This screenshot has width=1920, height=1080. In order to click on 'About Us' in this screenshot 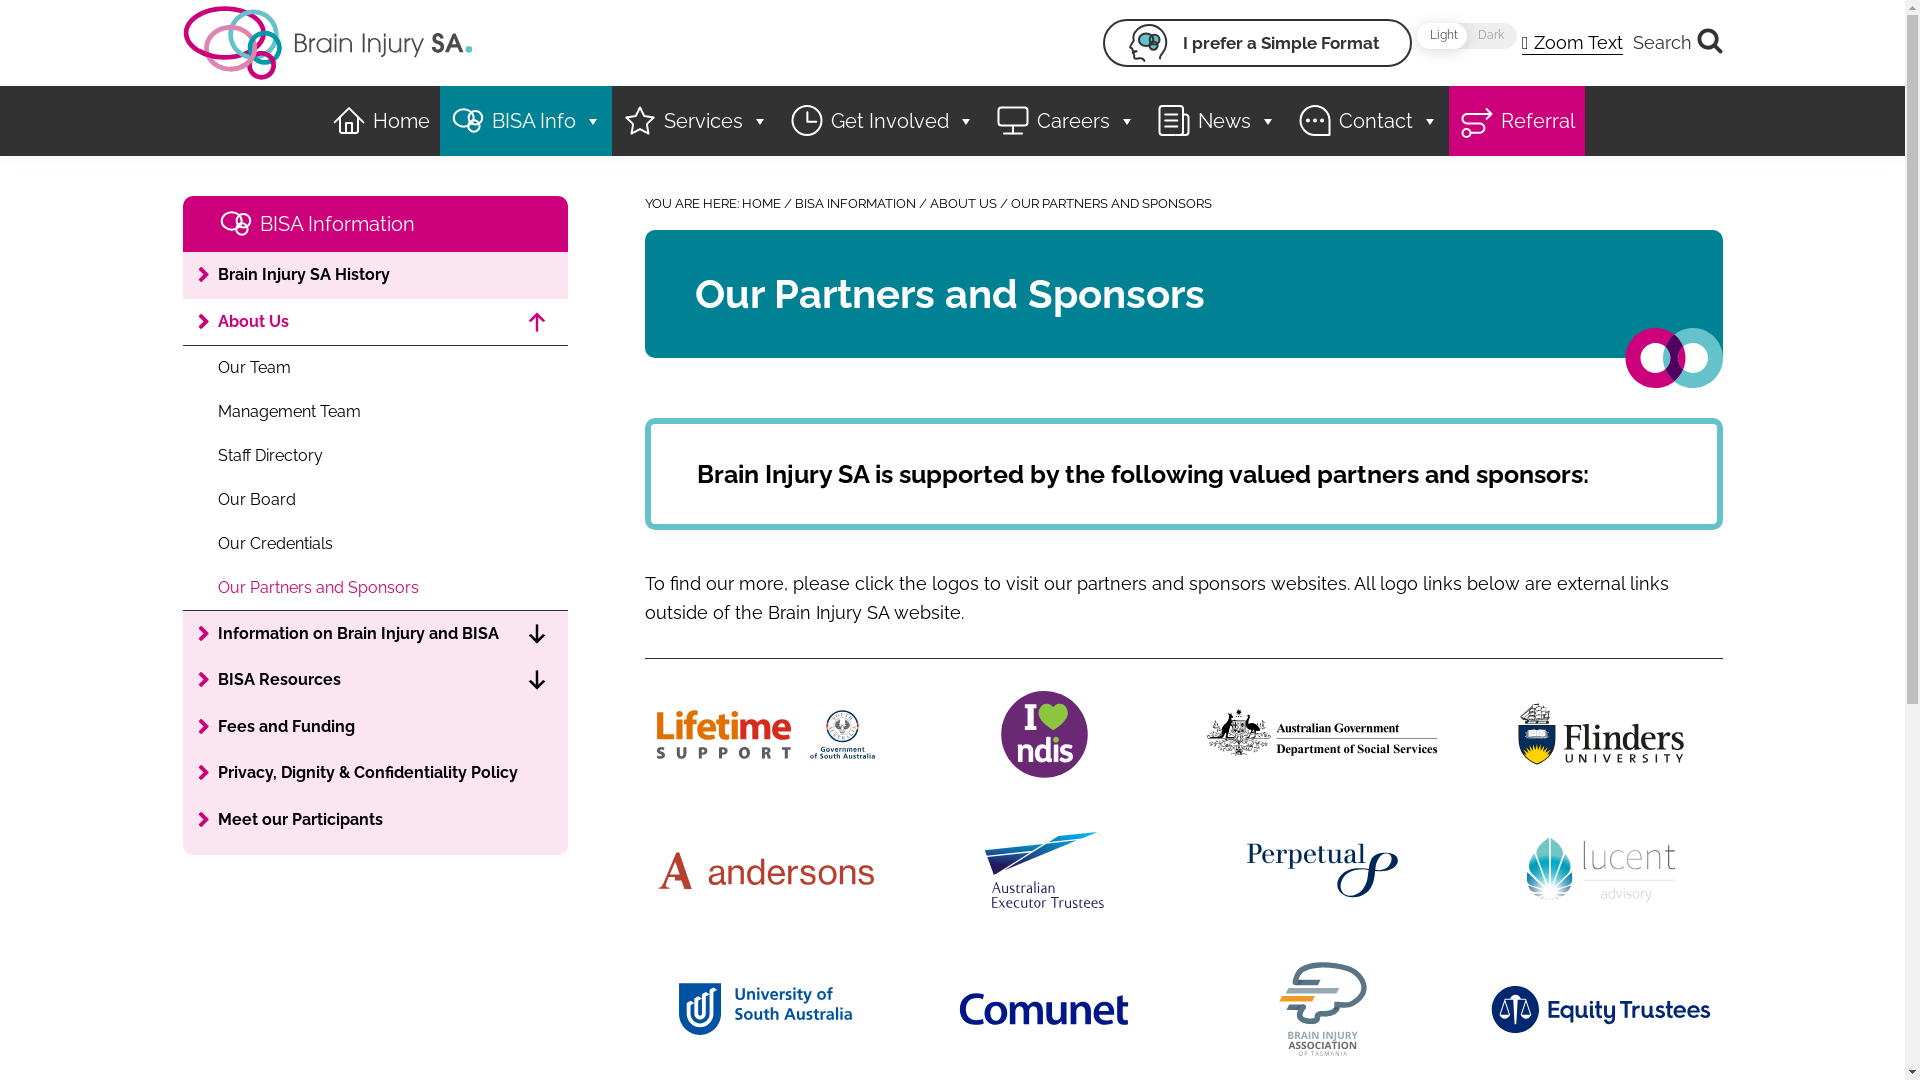, I will do `click(374, 320)`.